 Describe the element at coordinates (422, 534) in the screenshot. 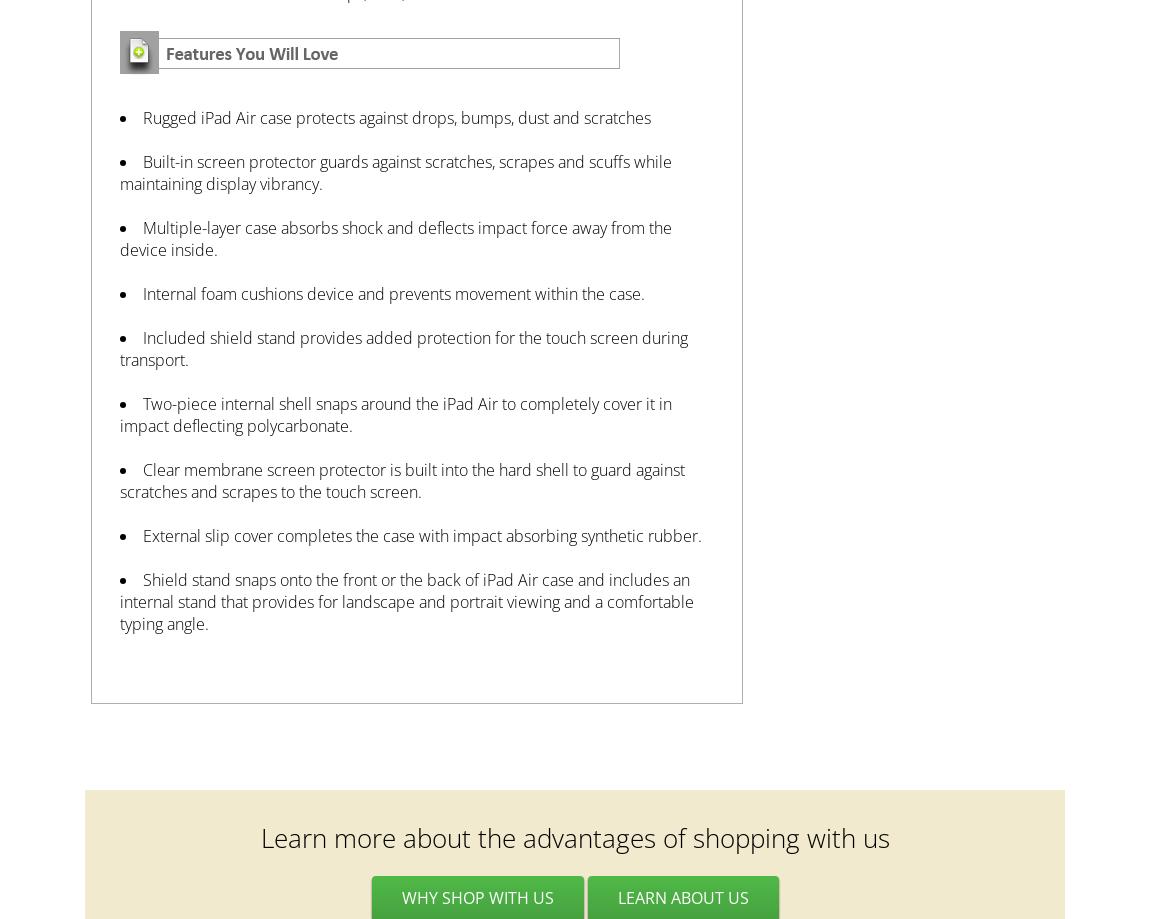

I see `'External slip cover completes the case with impact absorbing synthetic rubber.'` at that location.